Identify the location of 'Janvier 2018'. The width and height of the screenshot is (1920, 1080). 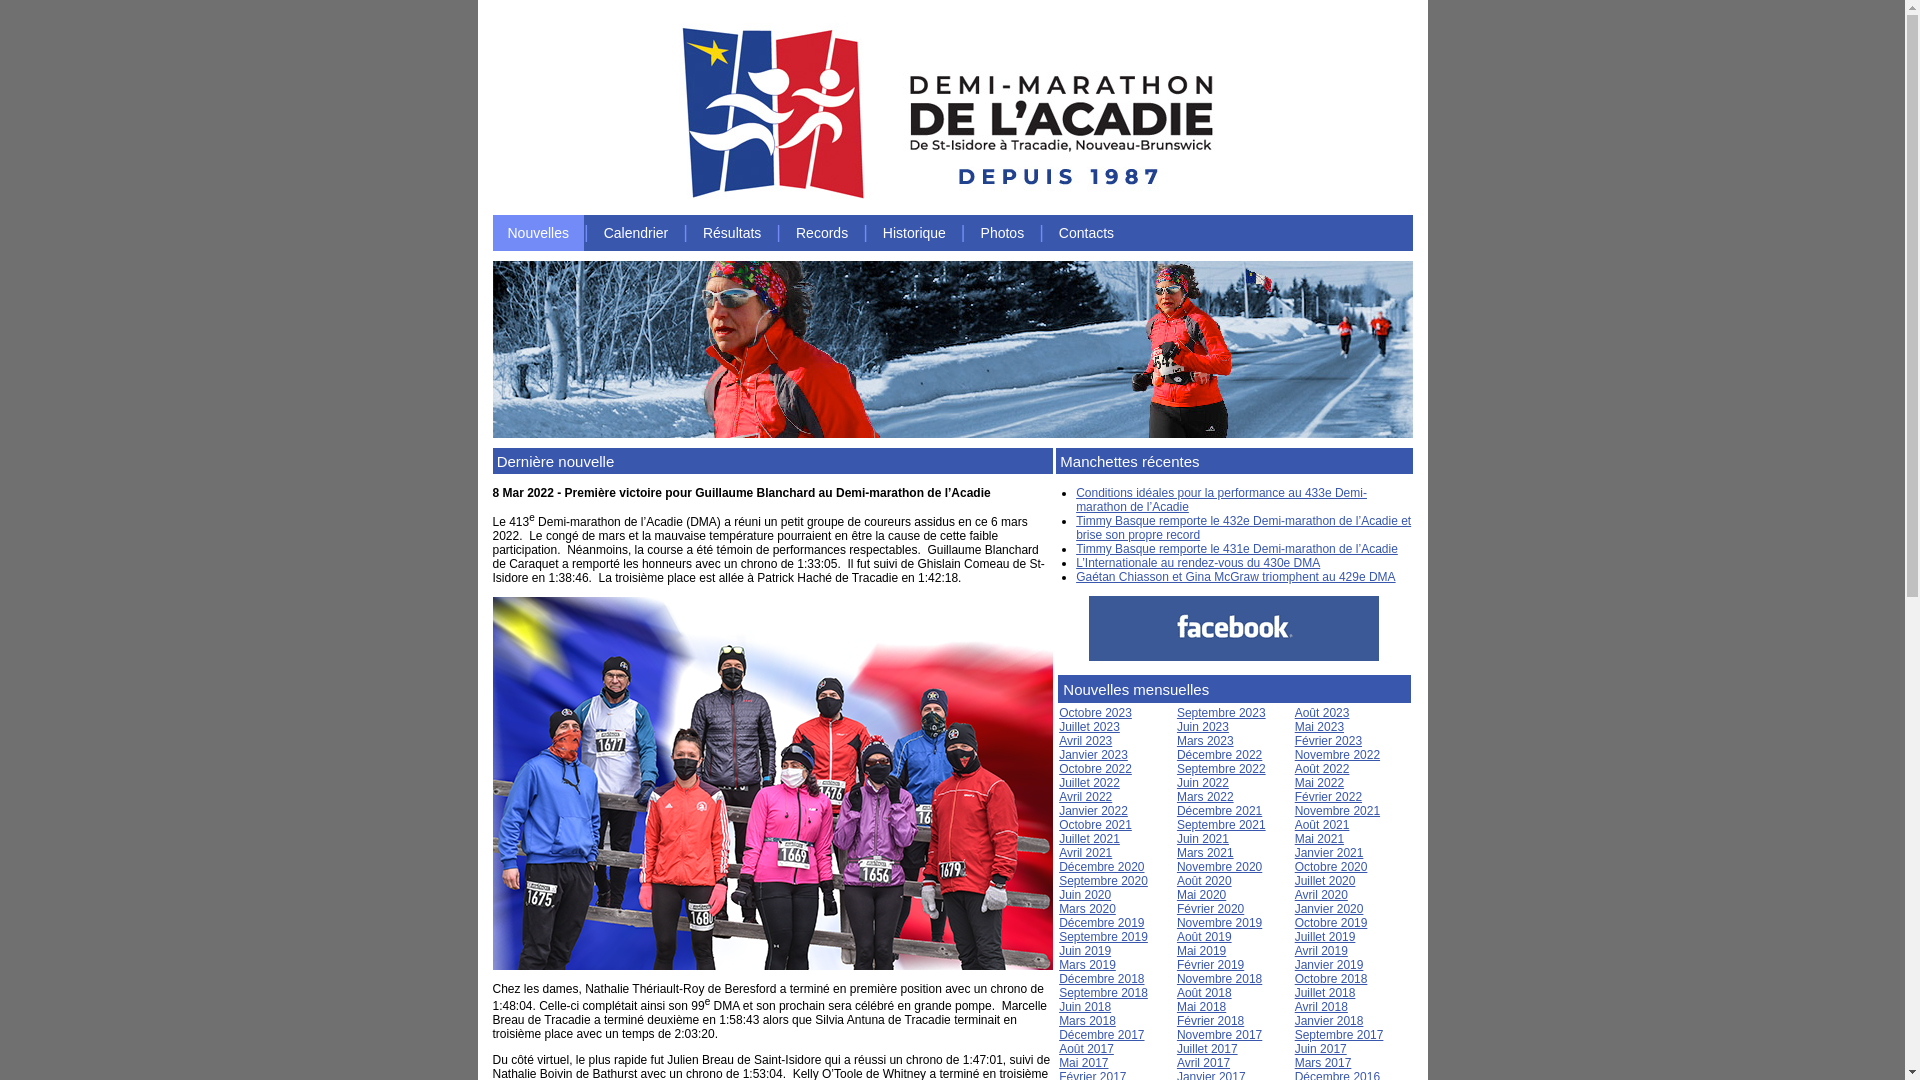
(1295, 1021).